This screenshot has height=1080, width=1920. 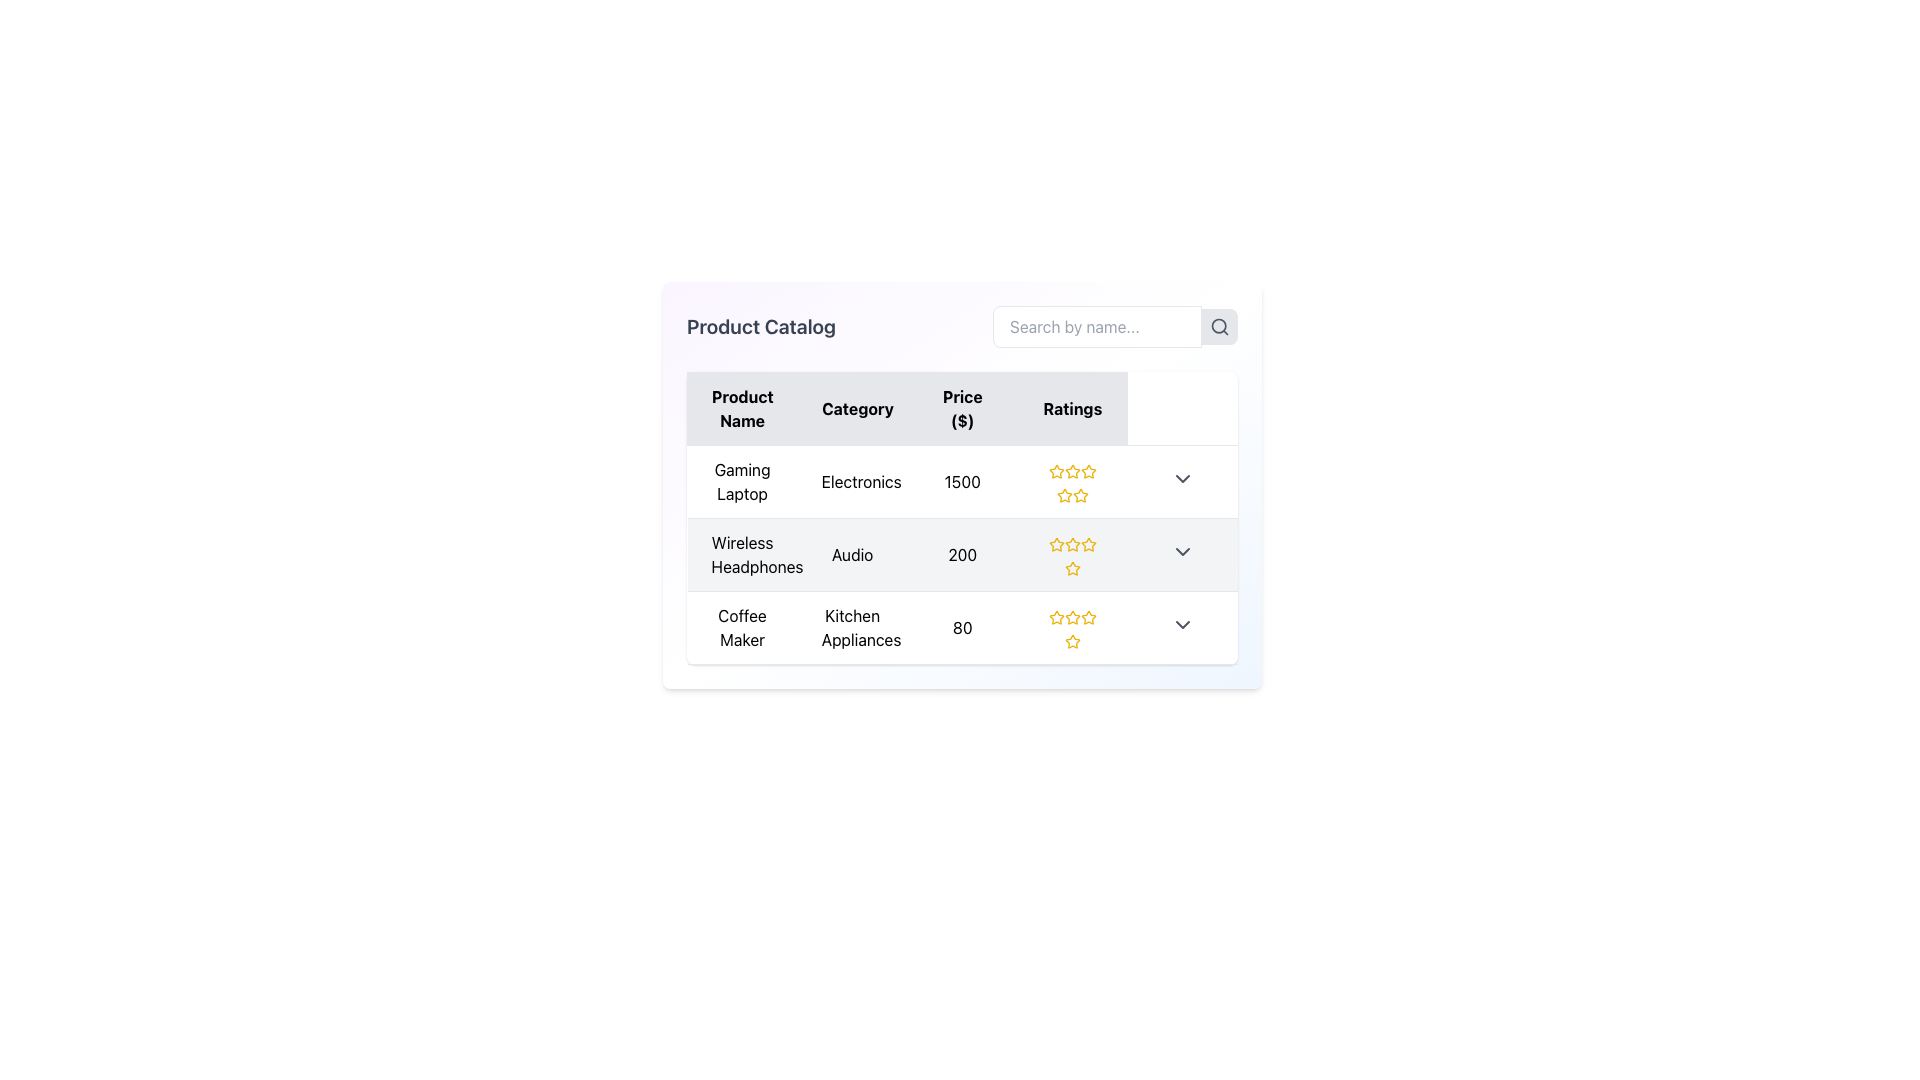 What do you see at coordinates (1071, 568) in the screenshot?
I see `the third star icon in the product rating system, which is located in the second row of the ratings column, between two filled yellow stars and two empty star outlines` at bounding box center [1071, 568].